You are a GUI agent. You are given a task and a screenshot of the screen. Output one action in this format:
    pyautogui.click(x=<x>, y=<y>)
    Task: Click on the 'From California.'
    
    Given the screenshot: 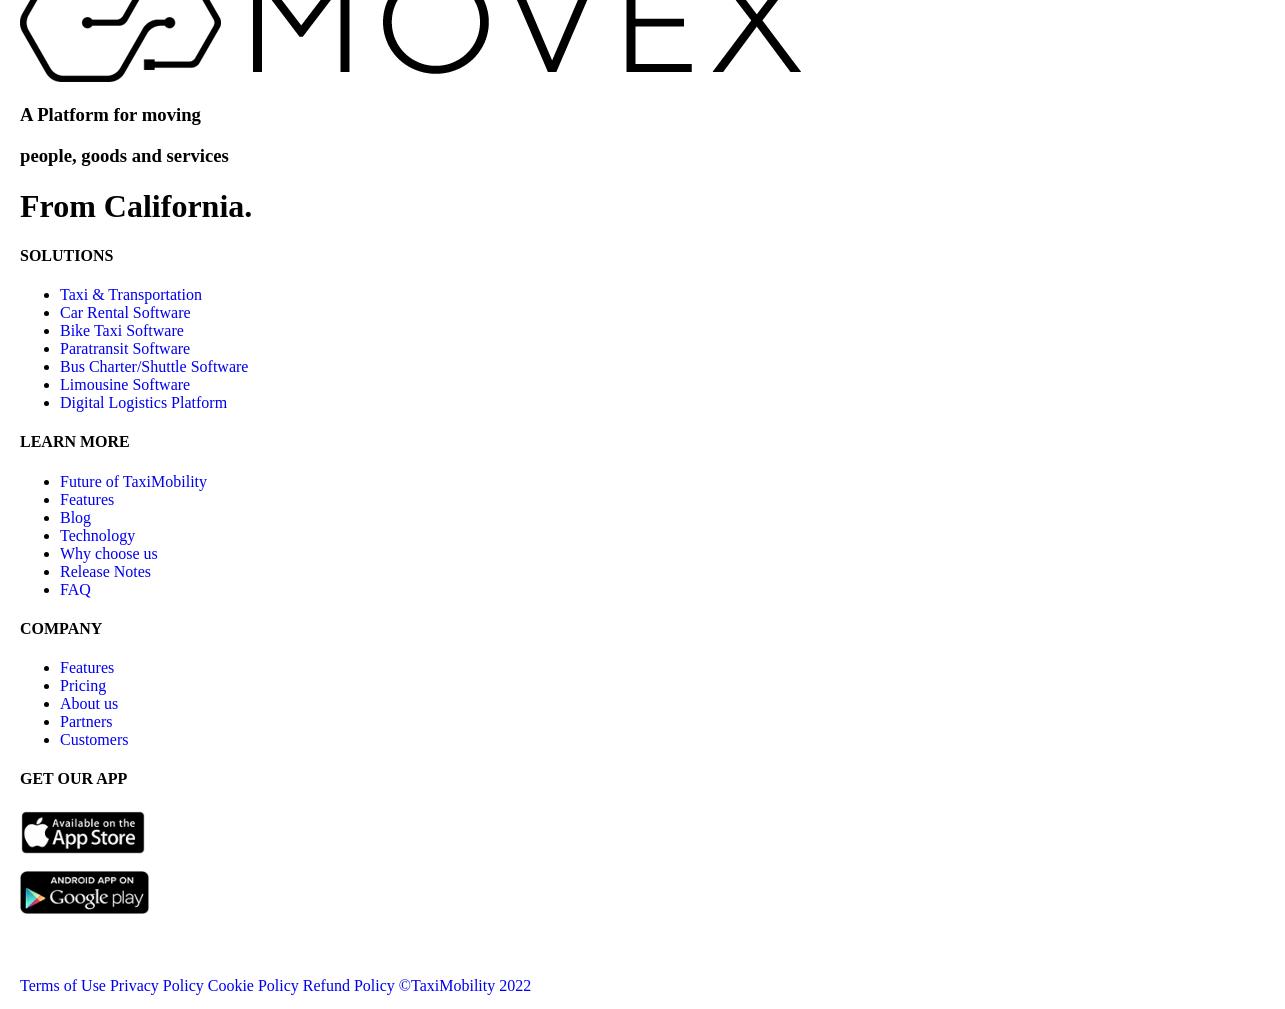 What is the action you would take?
    pyautogui.click(x=135, y=205)
    